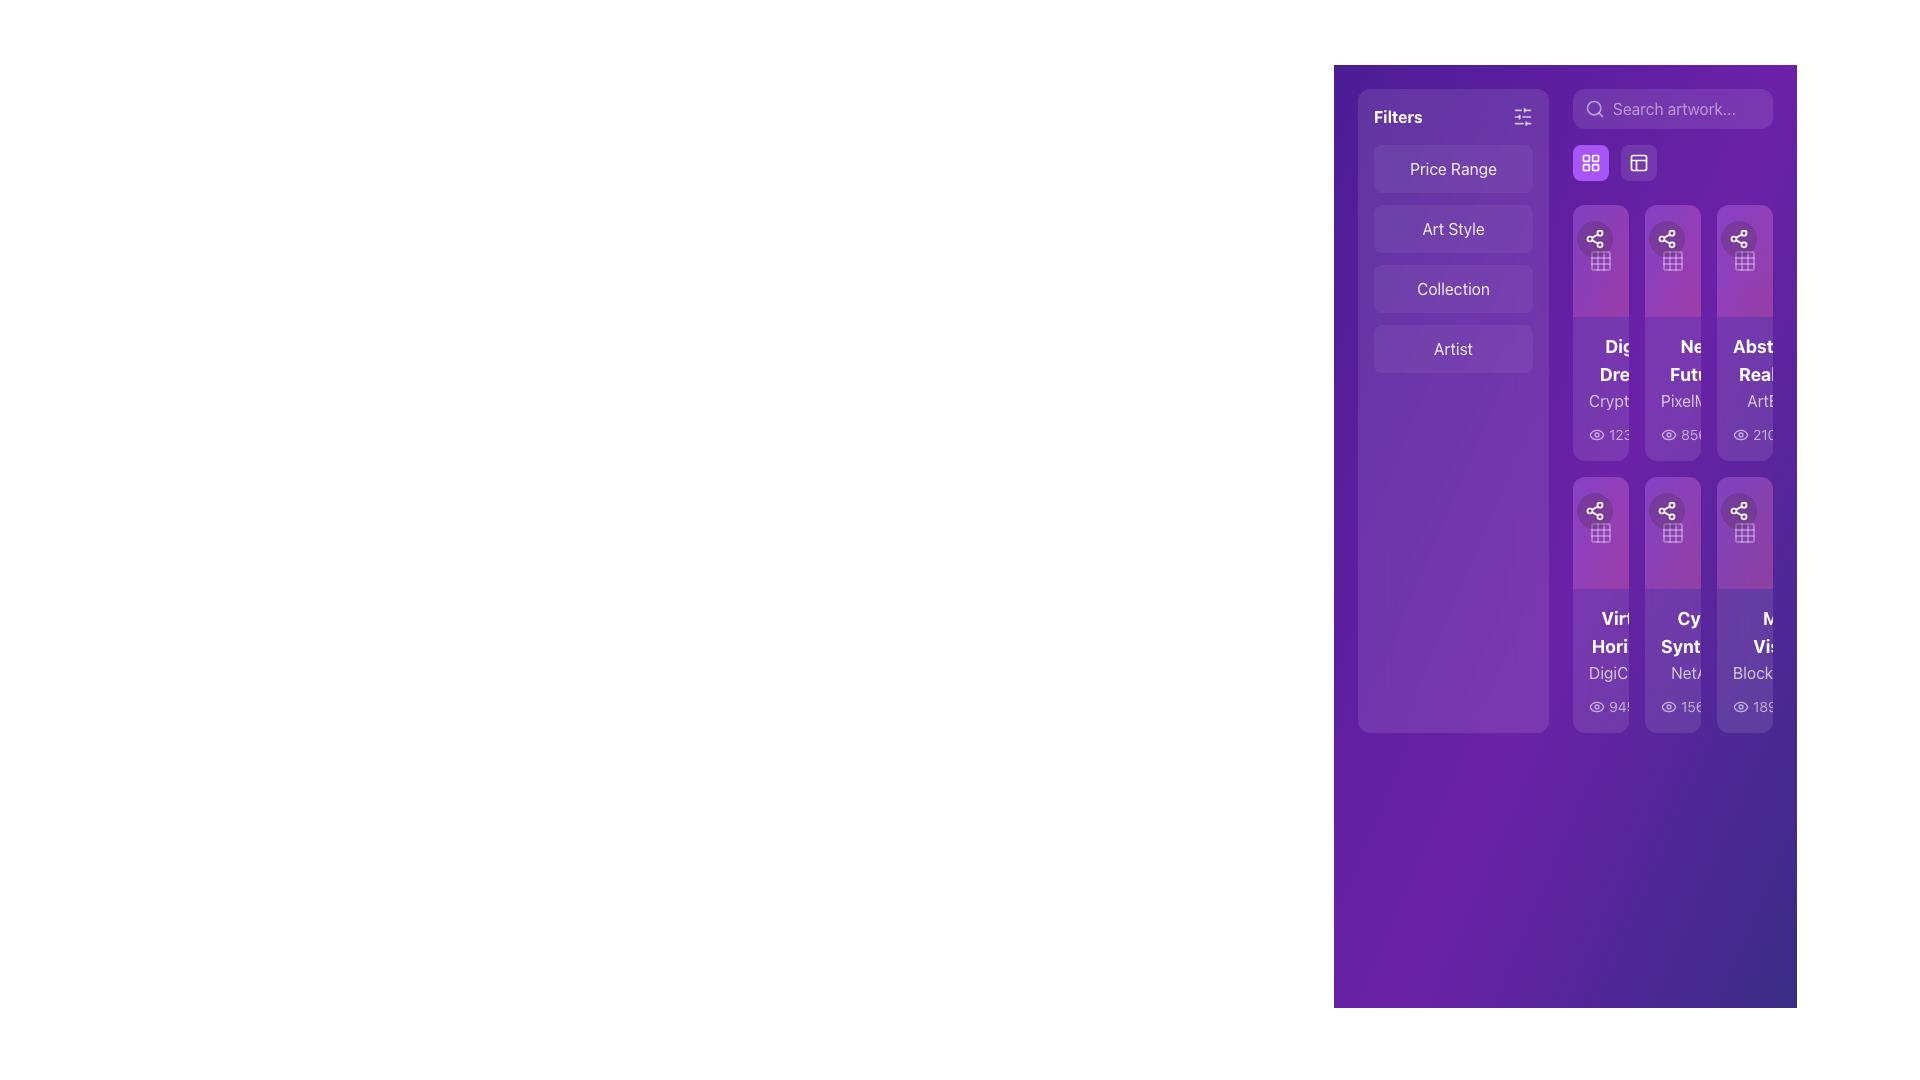 This screenshot has height=1080, width=1920. Describe the element at coordinates (1397, 116) in the screenshot. I see `the Text Label that acts as the title or heading for a section, located in the top-left corner of a toolbar or section header` at that location.